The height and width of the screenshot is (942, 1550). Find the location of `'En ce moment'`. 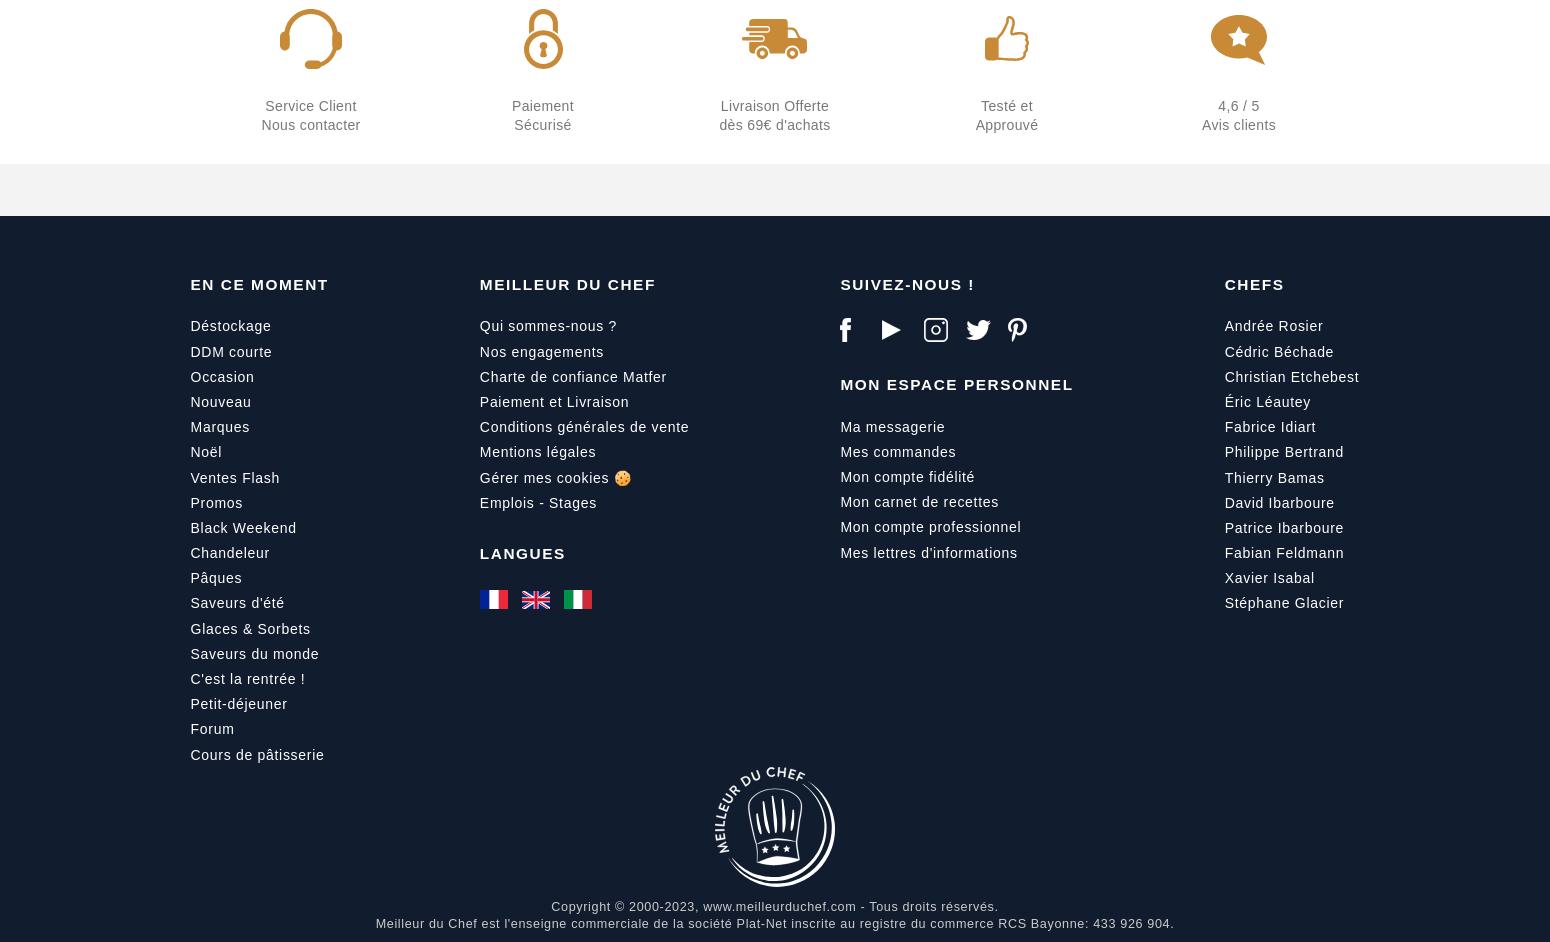

'En ce moment' is located at coordinates (259, 283).